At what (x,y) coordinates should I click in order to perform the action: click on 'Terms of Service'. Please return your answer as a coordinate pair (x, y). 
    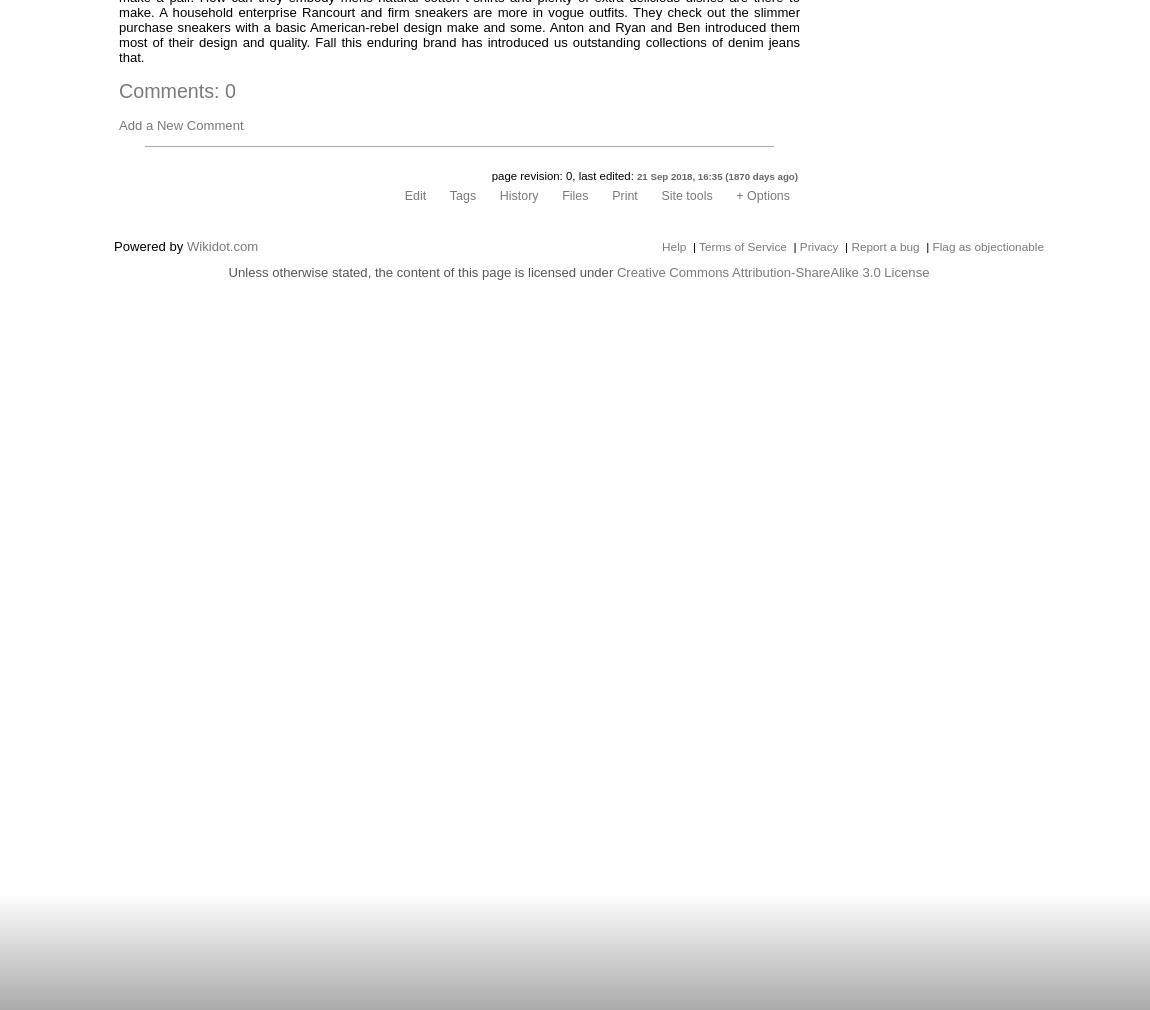
    Looking at the image, I should click on (741, 246).